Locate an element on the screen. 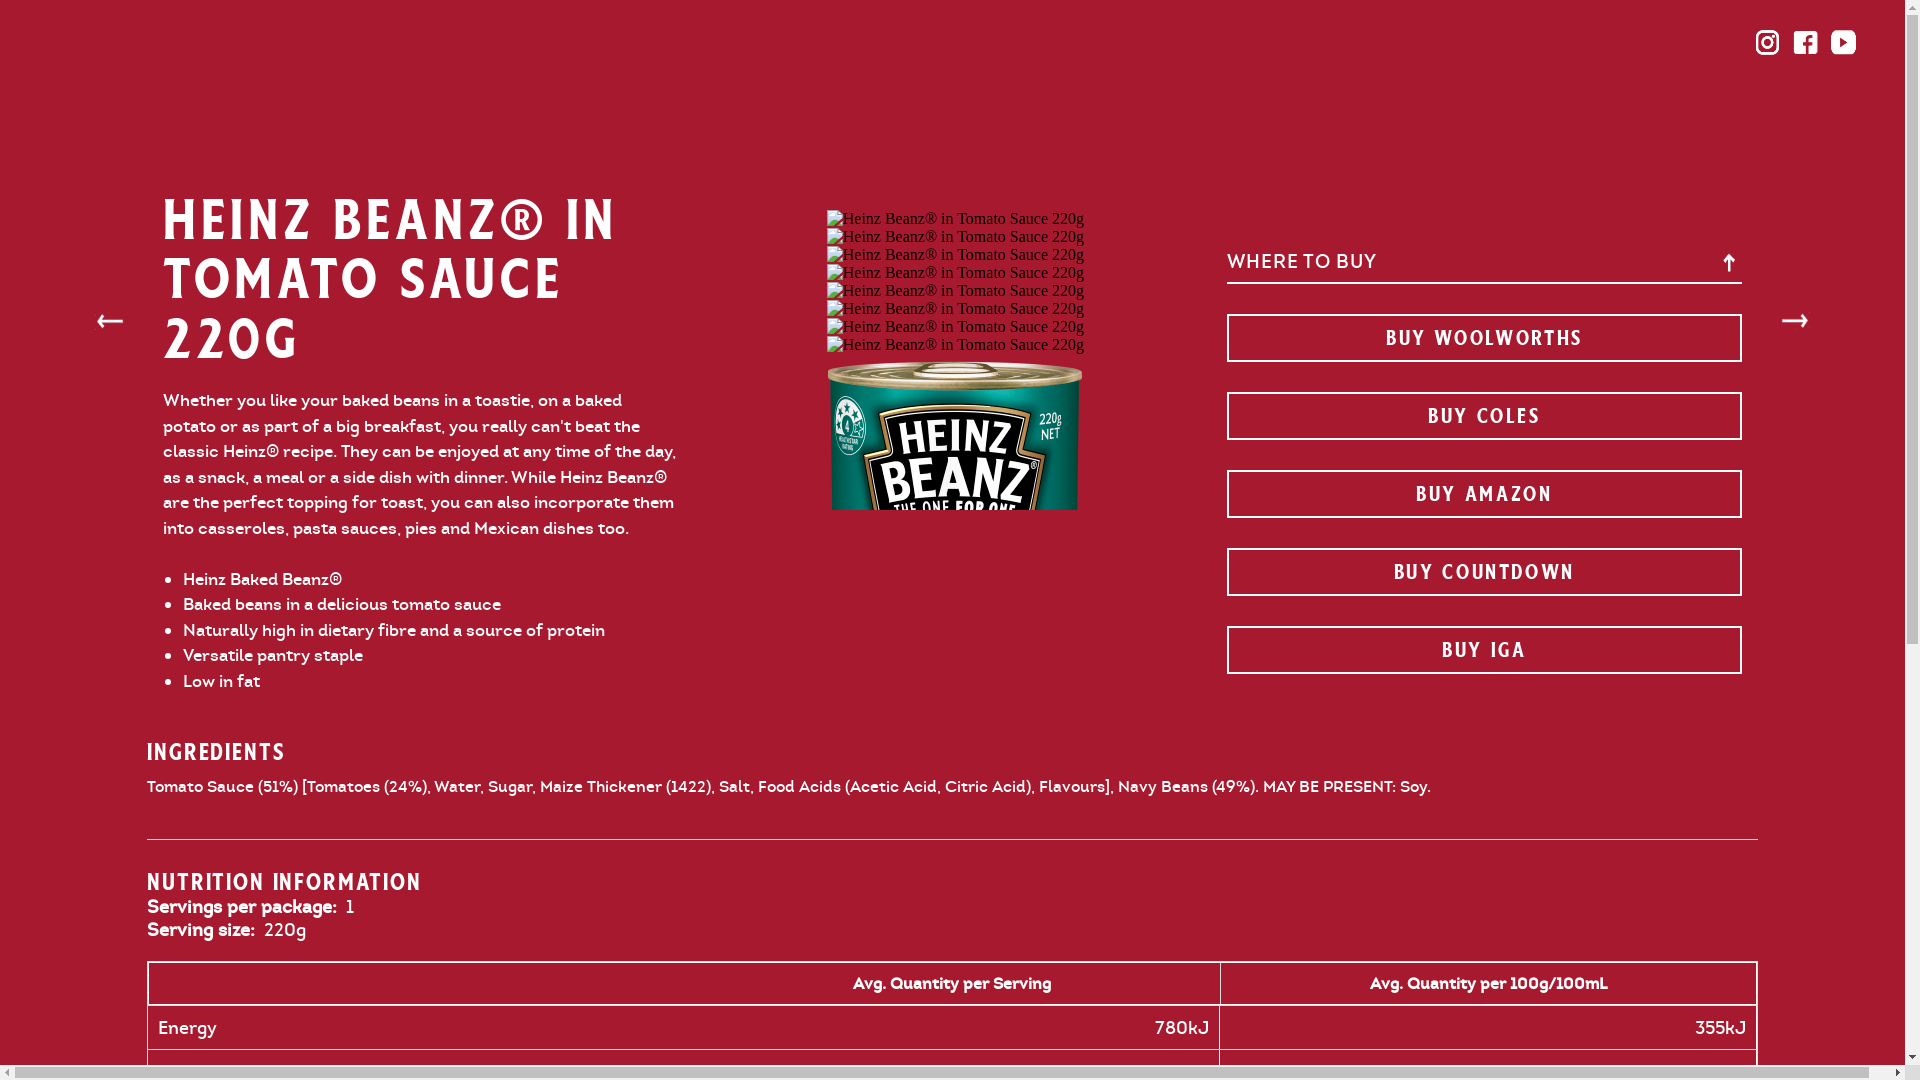 Image resolution: width=1920 pixels, height=1080 pixels. 'Buy Coles' is located at coordinates (1483, 415).